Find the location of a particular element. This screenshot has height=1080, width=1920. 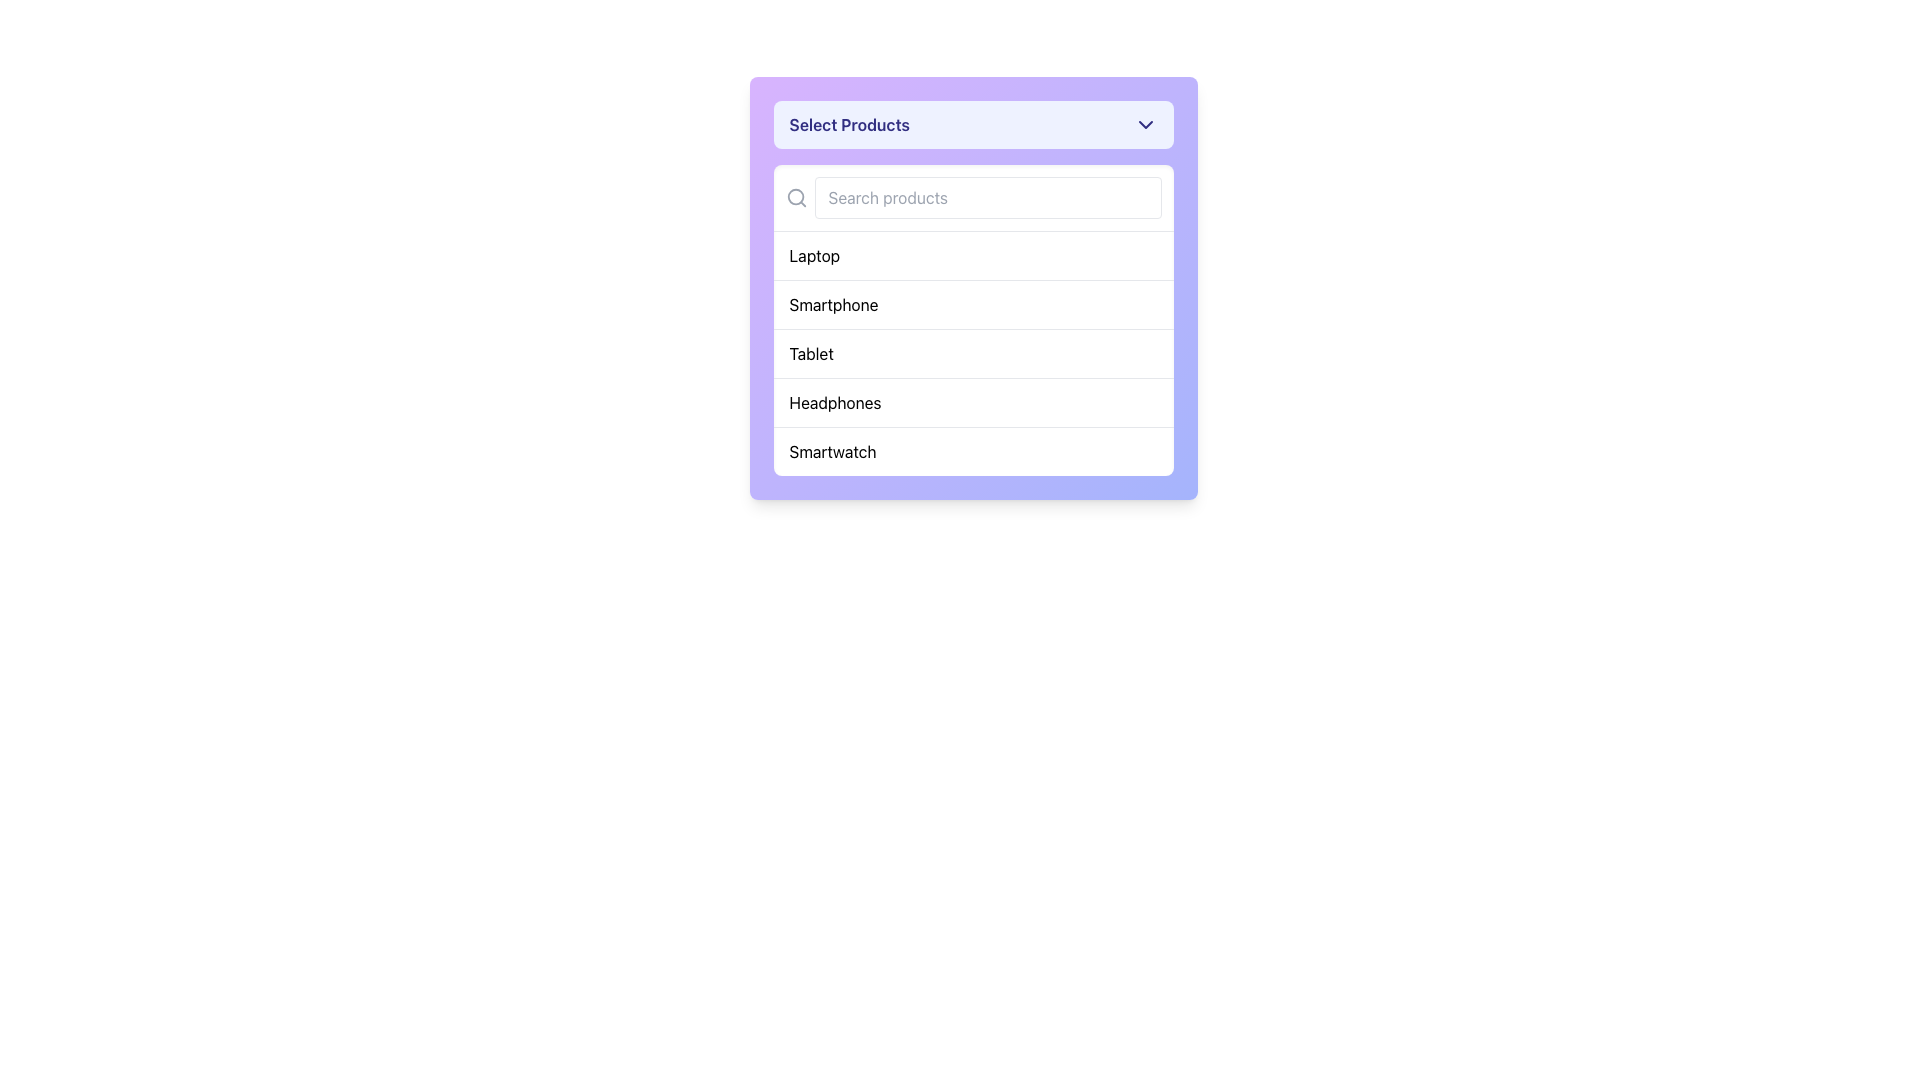

the static text label 'Select Products' to indicate interactivity in the dropdown component is located at coordinates (849, 124).